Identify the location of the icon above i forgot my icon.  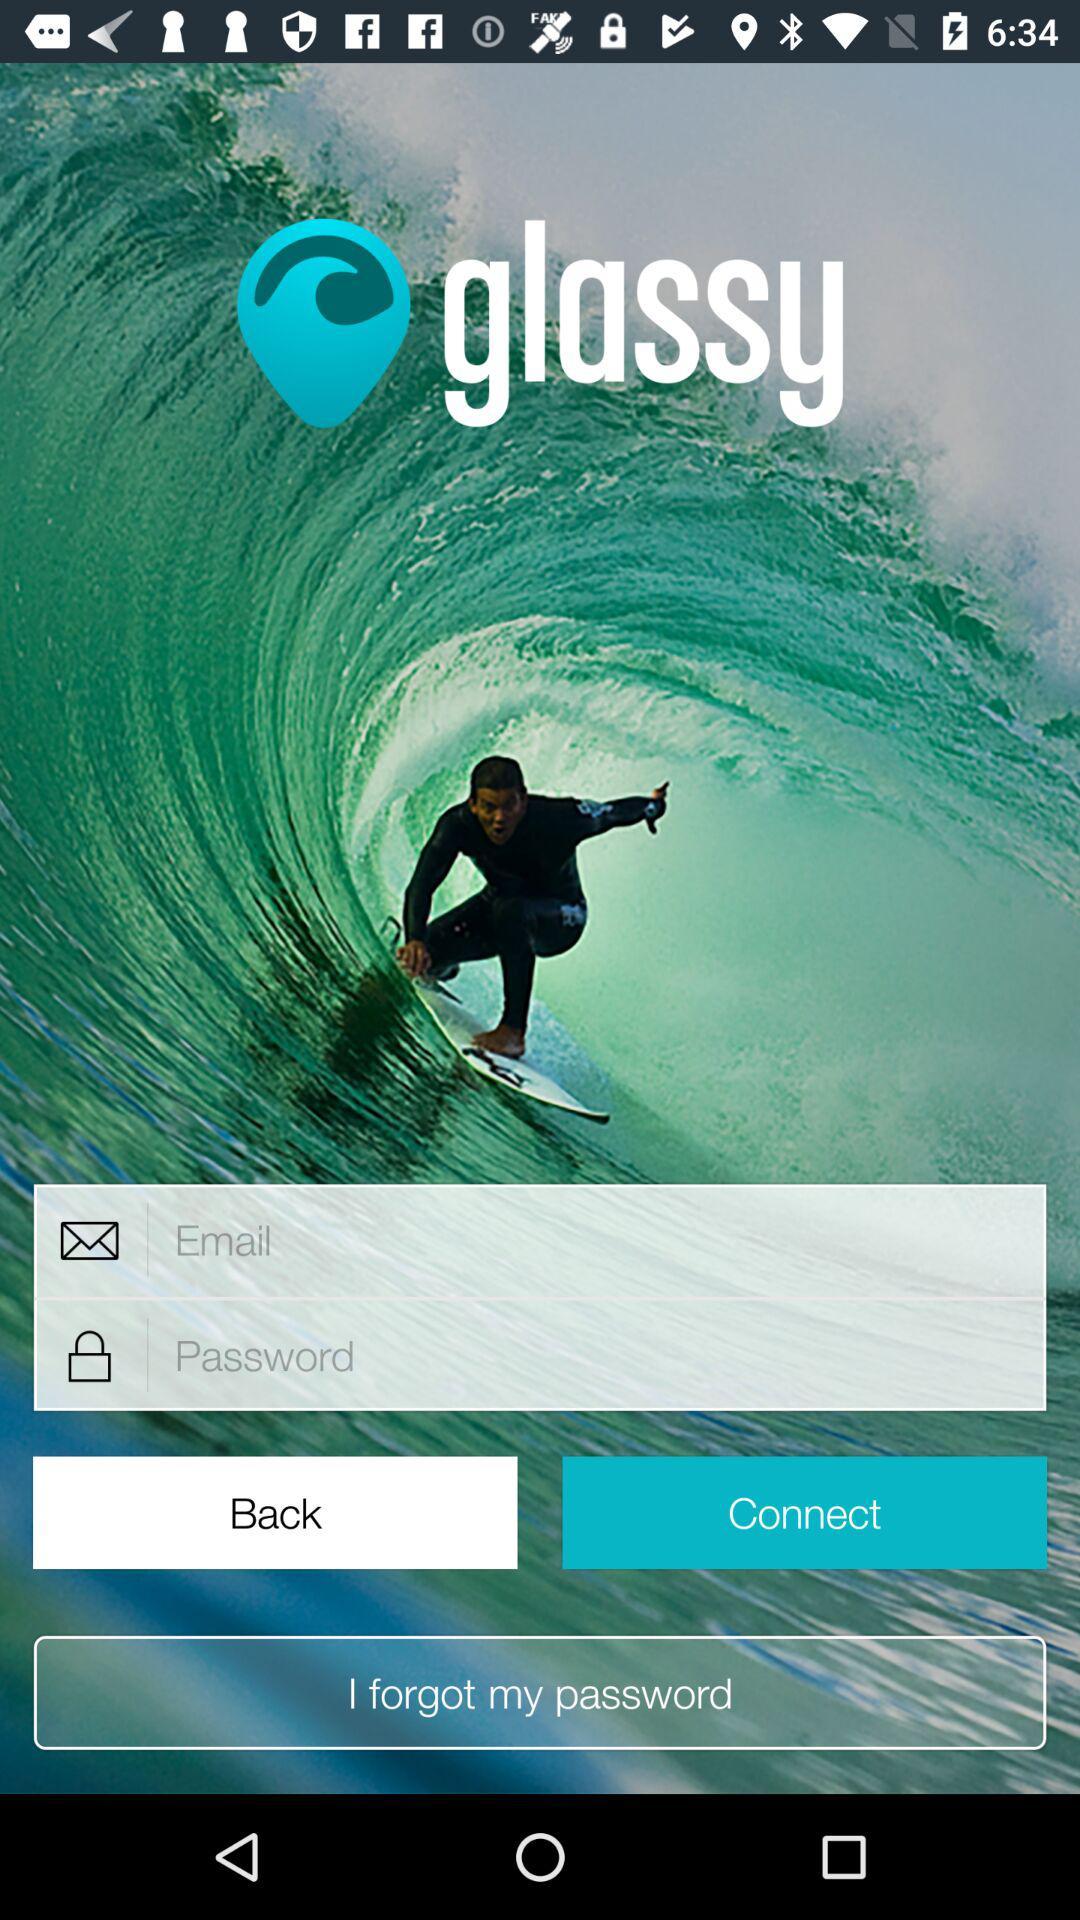
(803, 1512).